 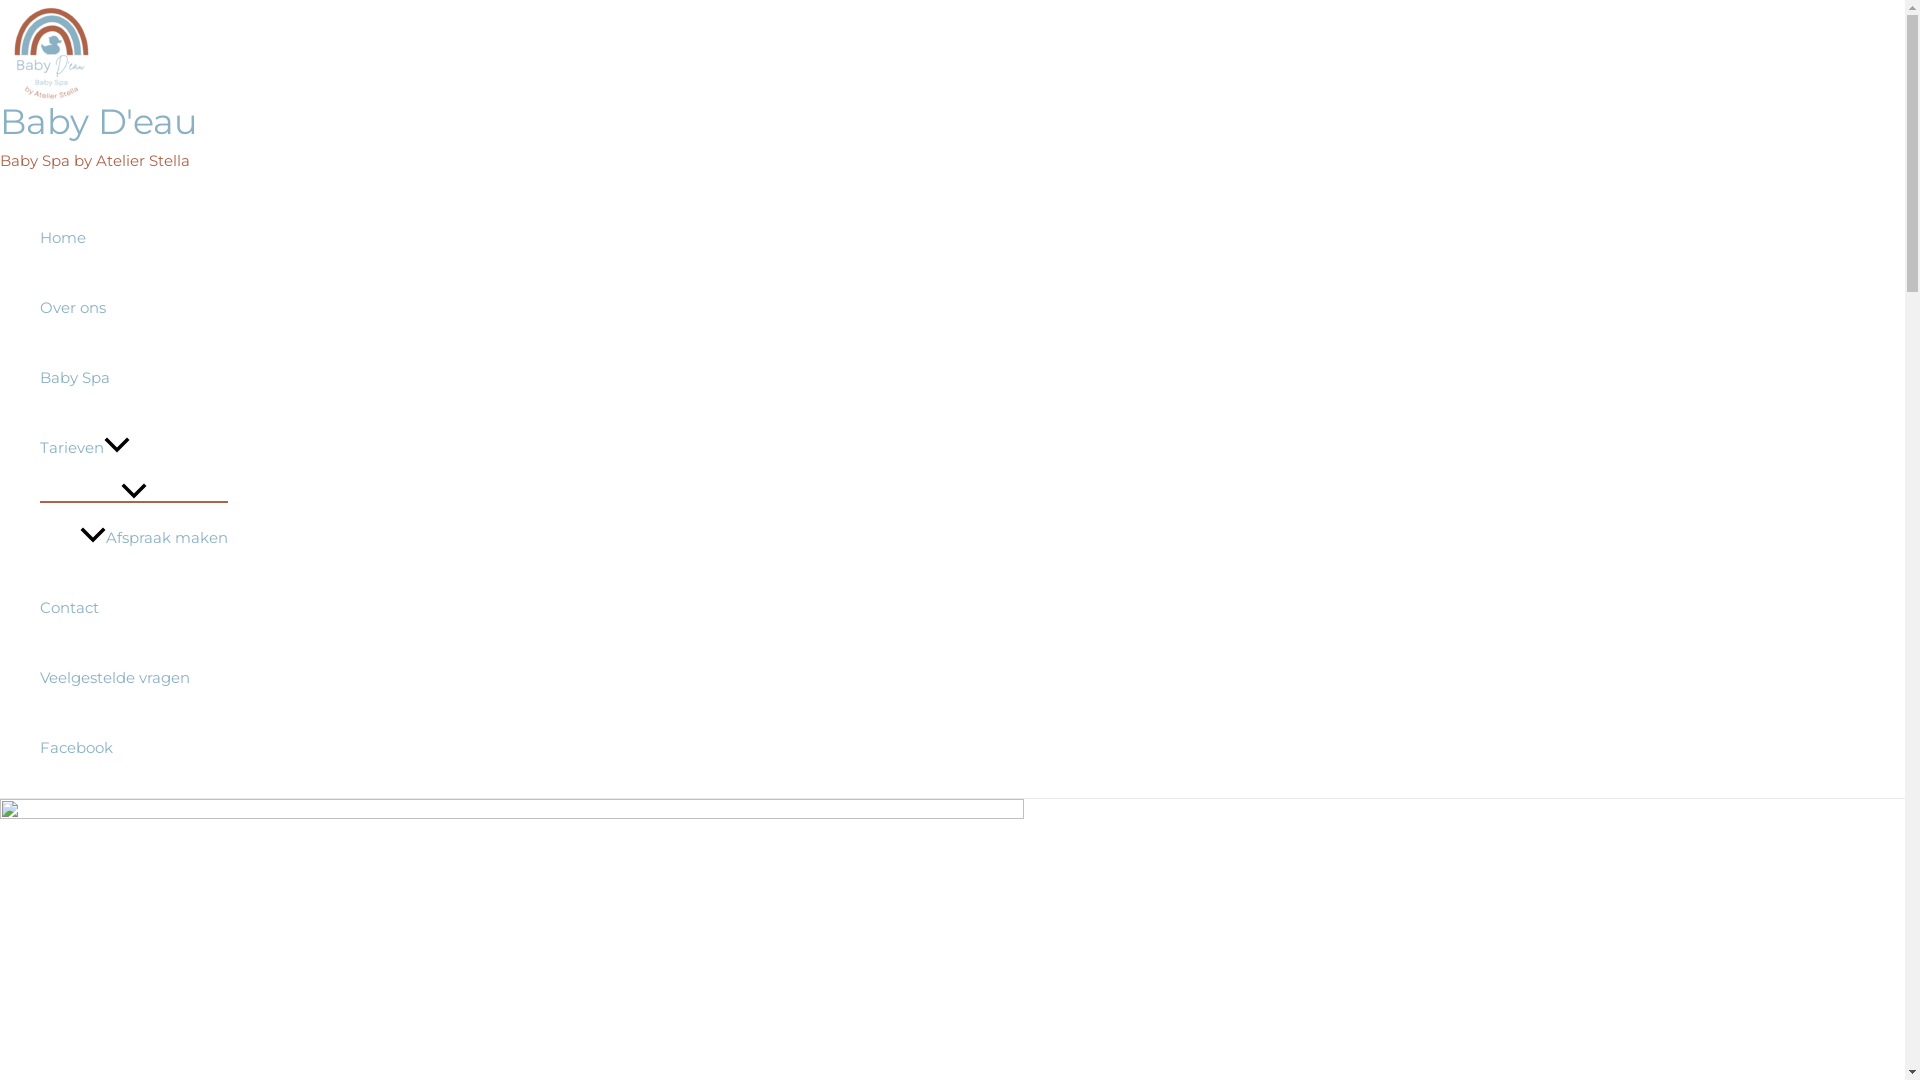 I want to click on 'Home', so click(x=133, y=237).